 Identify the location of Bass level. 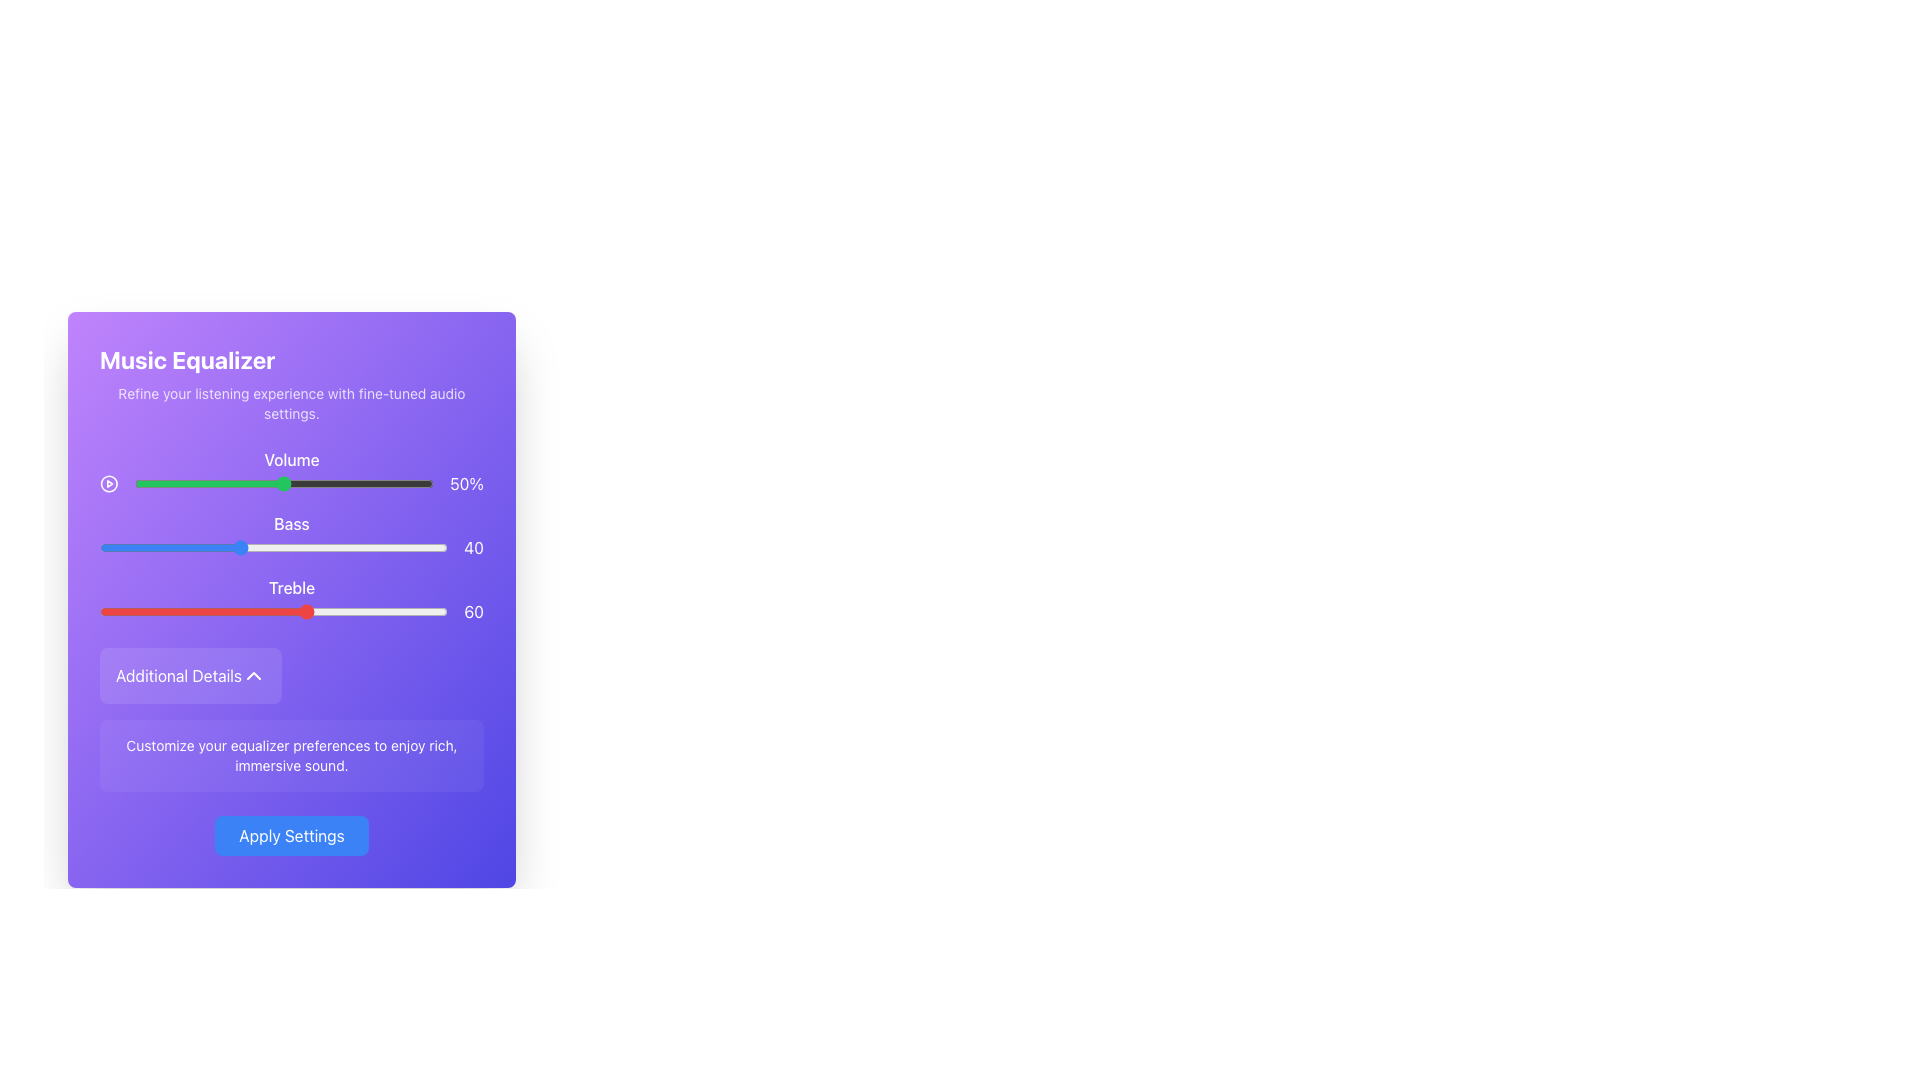
(248, 547).